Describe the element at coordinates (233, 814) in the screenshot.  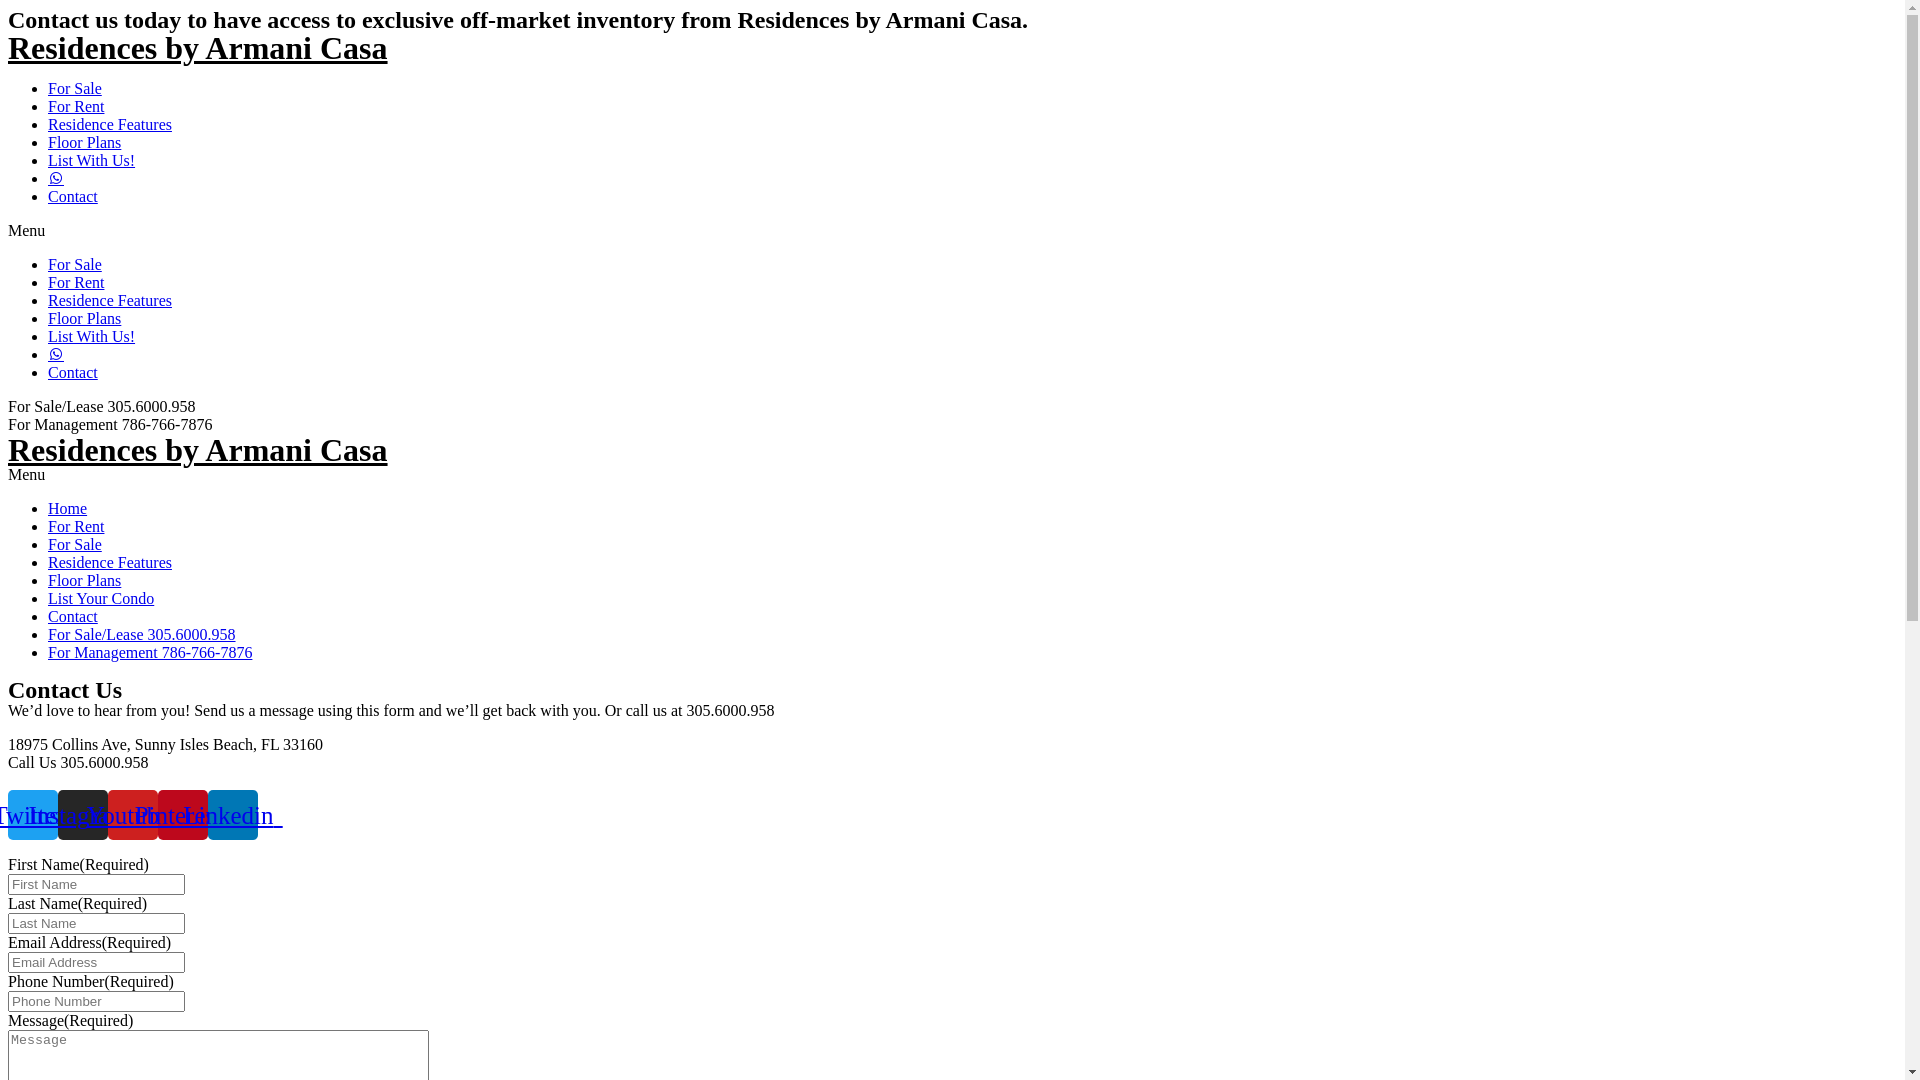
I see `'Linkedin'` at that location.